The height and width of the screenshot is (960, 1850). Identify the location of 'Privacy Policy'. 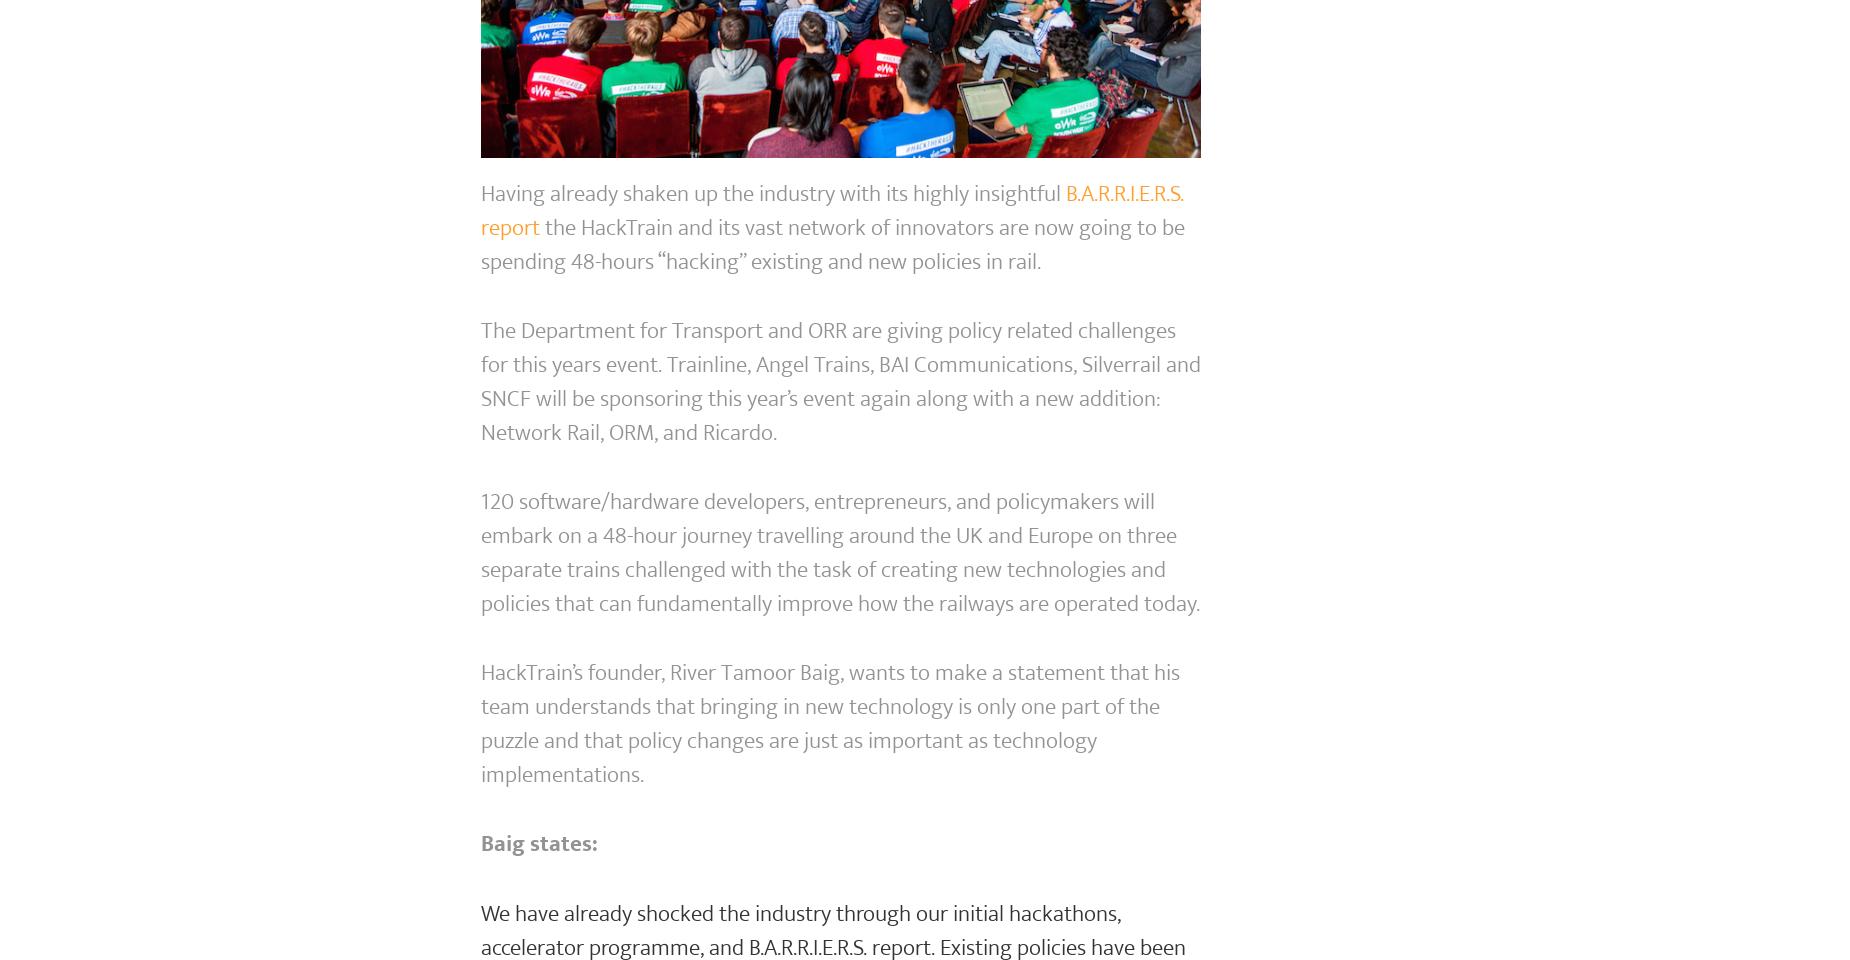
(898, 335).